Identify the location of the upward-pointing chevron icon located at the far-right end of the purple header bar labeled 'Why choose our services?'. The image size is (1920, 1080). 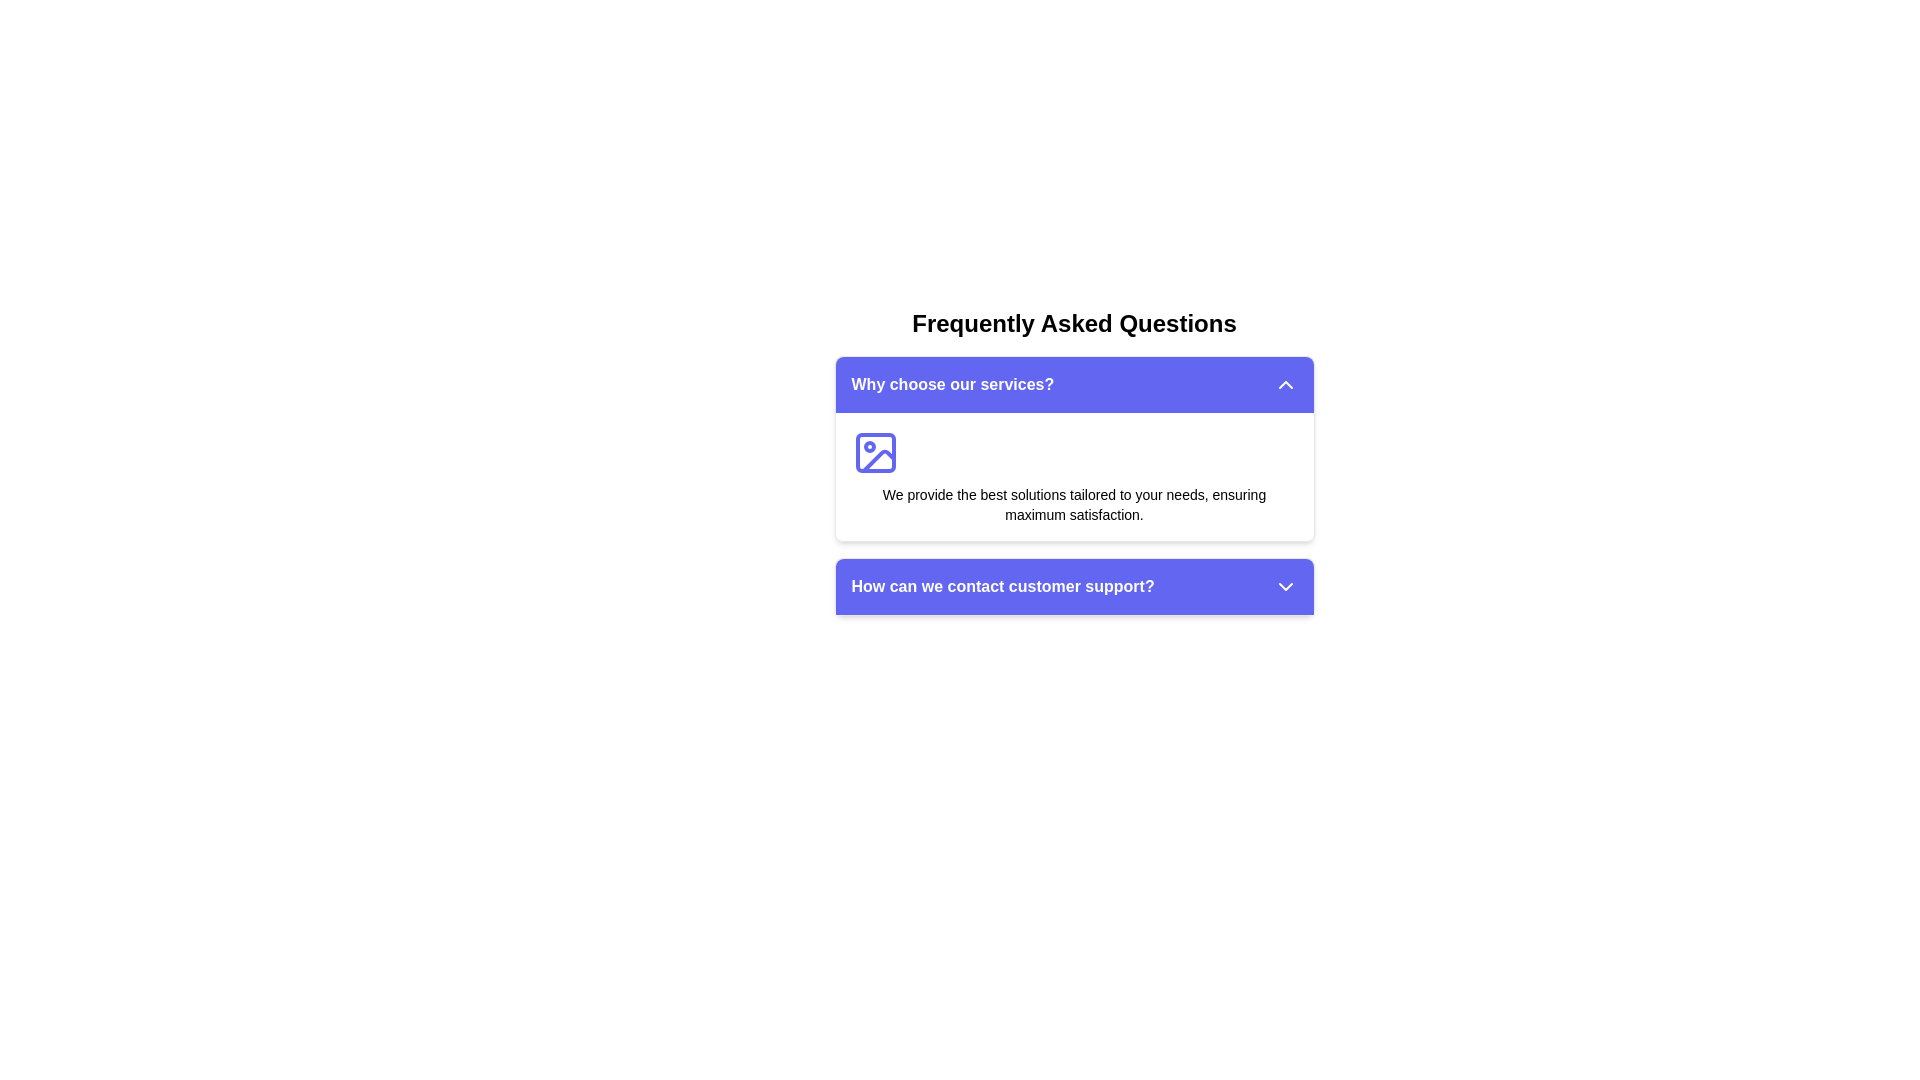
(1285, 385).